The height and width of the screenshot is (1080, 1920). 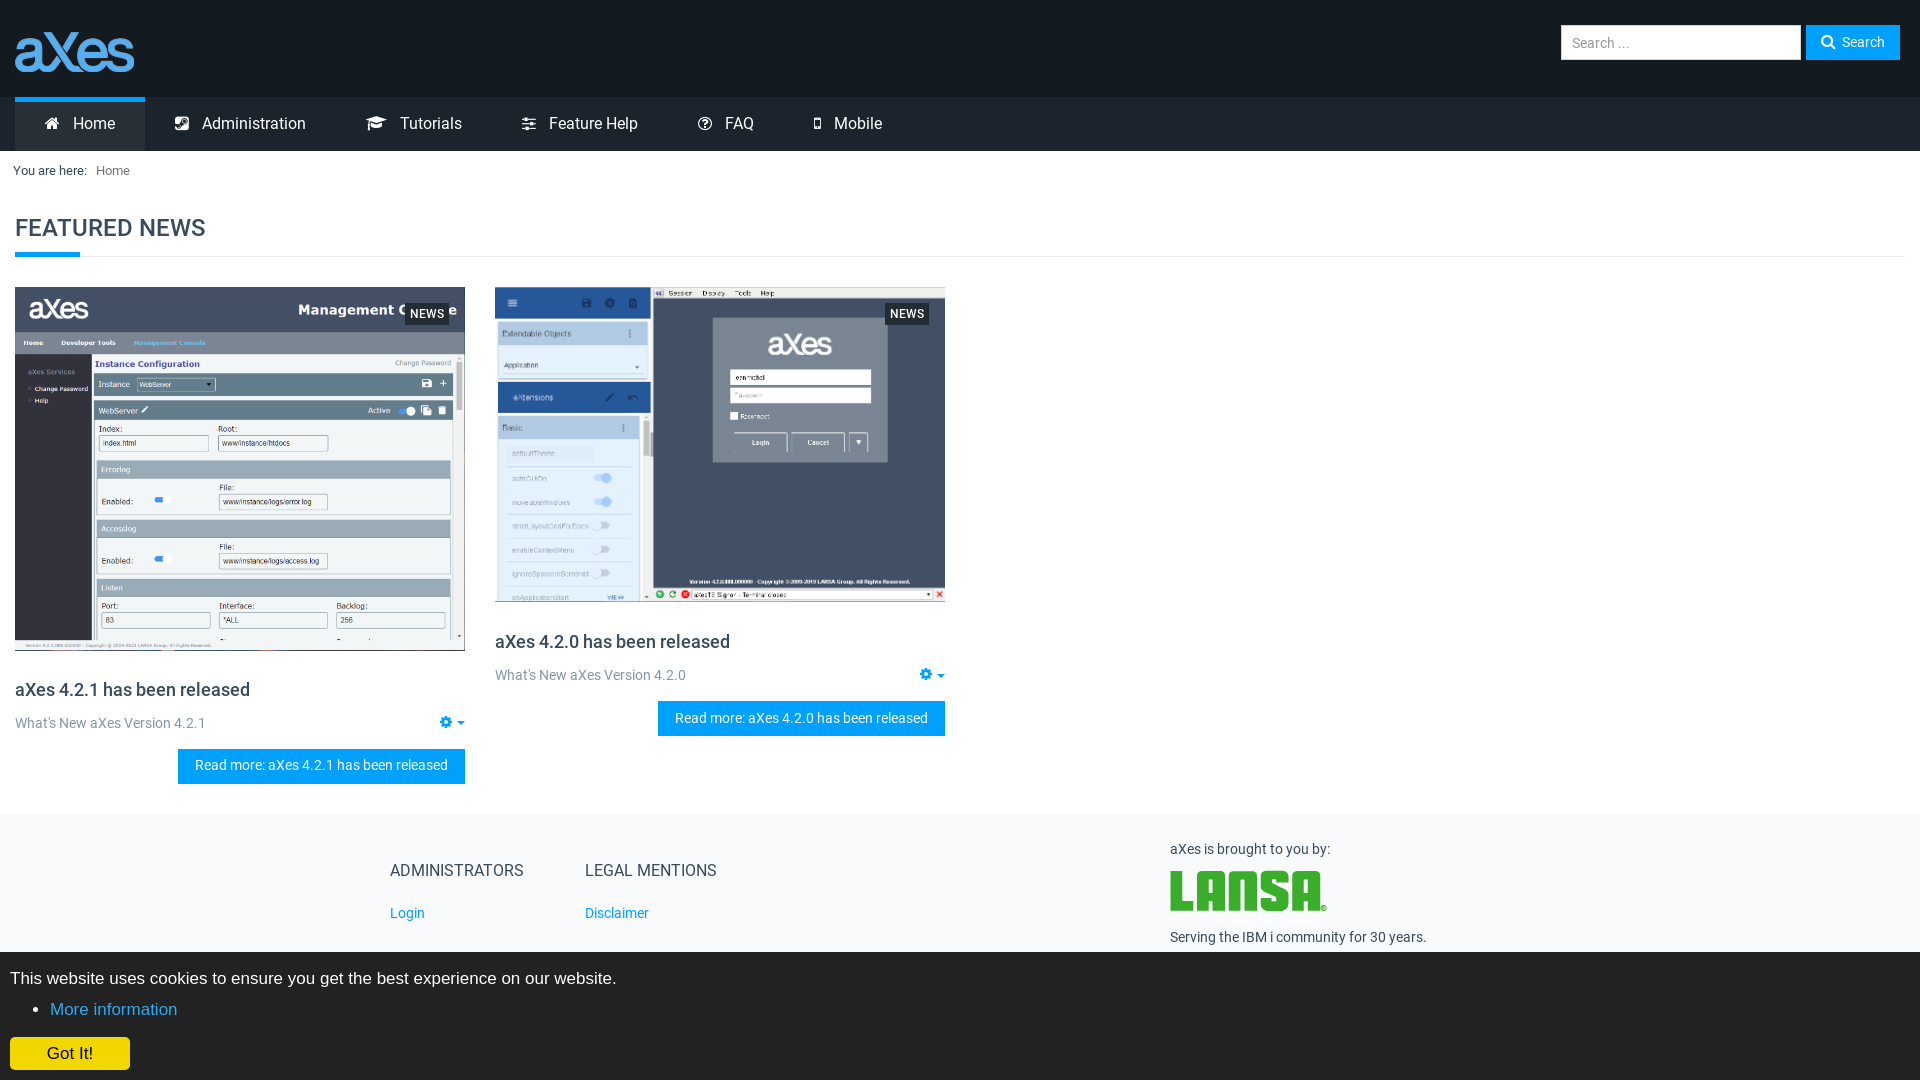 I want to click on 'Home', so click(x=80, y=123).